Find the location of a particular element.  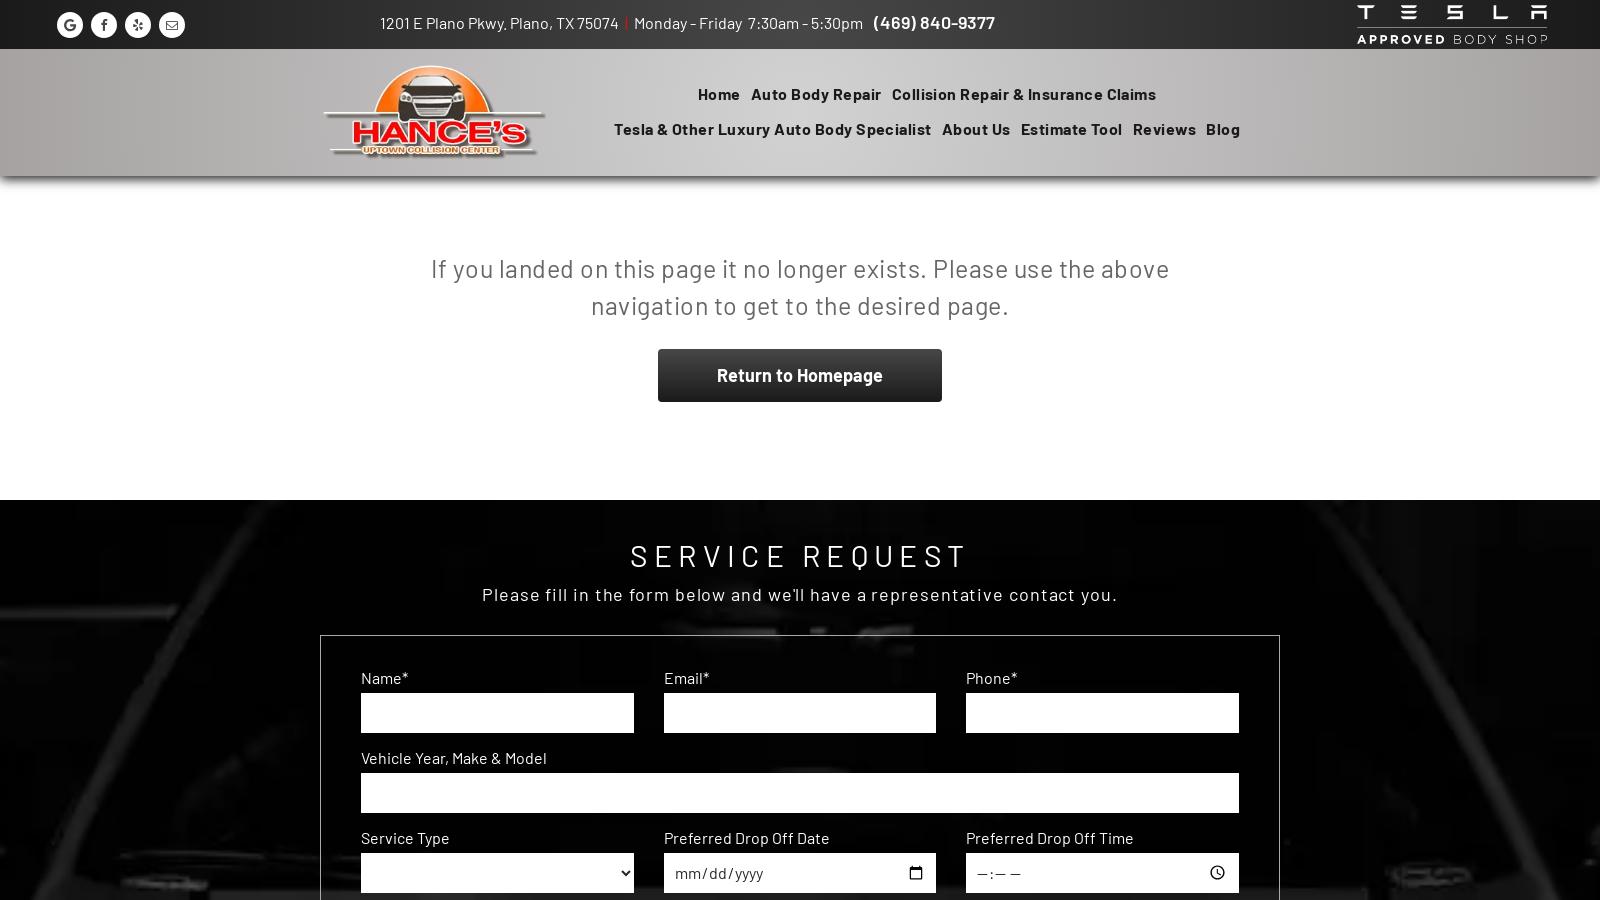

'Home' is located at coordinates (718, 92).